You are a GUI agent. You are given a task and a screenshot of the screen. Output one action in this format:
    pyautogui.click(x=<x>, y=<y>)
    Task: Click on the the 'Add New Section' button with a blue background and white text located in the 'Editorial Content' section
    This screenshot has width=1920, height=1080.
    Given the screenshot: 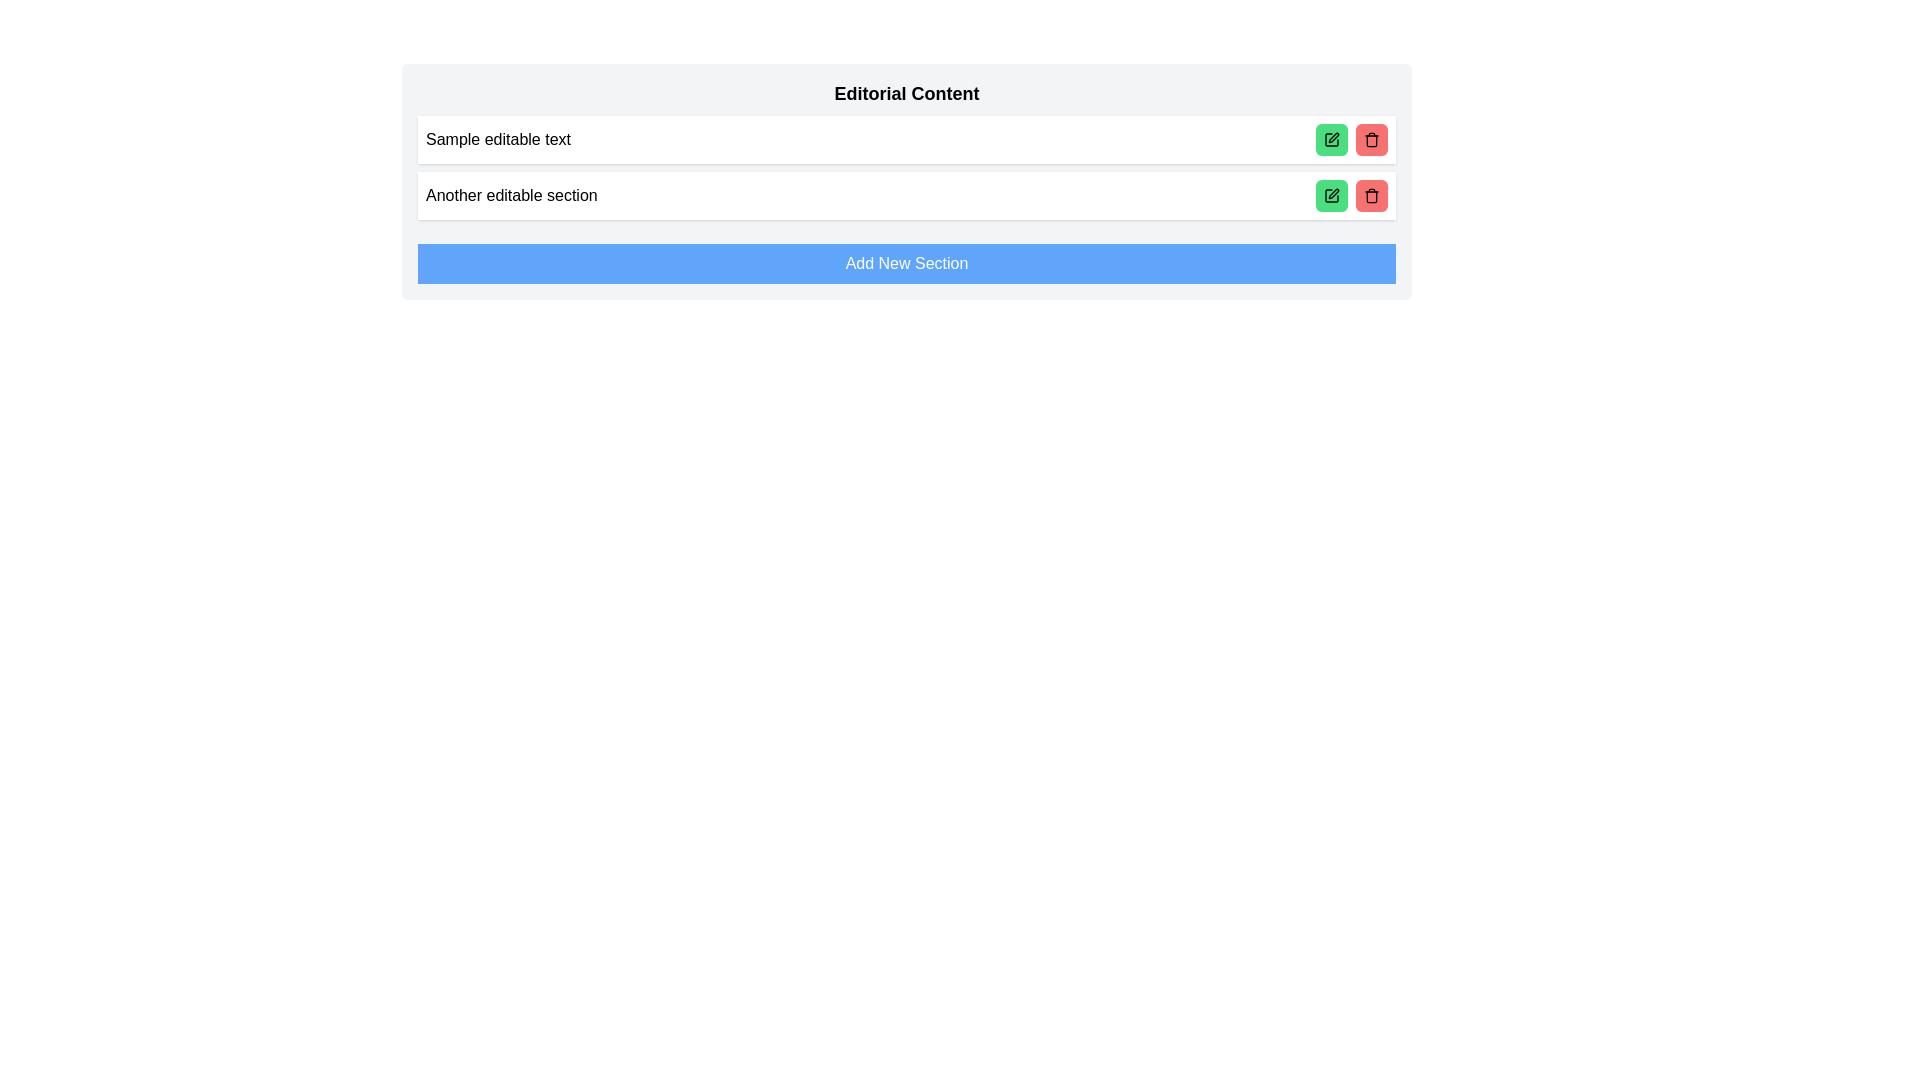 What is the action you would take?
    pyautogui.click(x=906, y=262)
    